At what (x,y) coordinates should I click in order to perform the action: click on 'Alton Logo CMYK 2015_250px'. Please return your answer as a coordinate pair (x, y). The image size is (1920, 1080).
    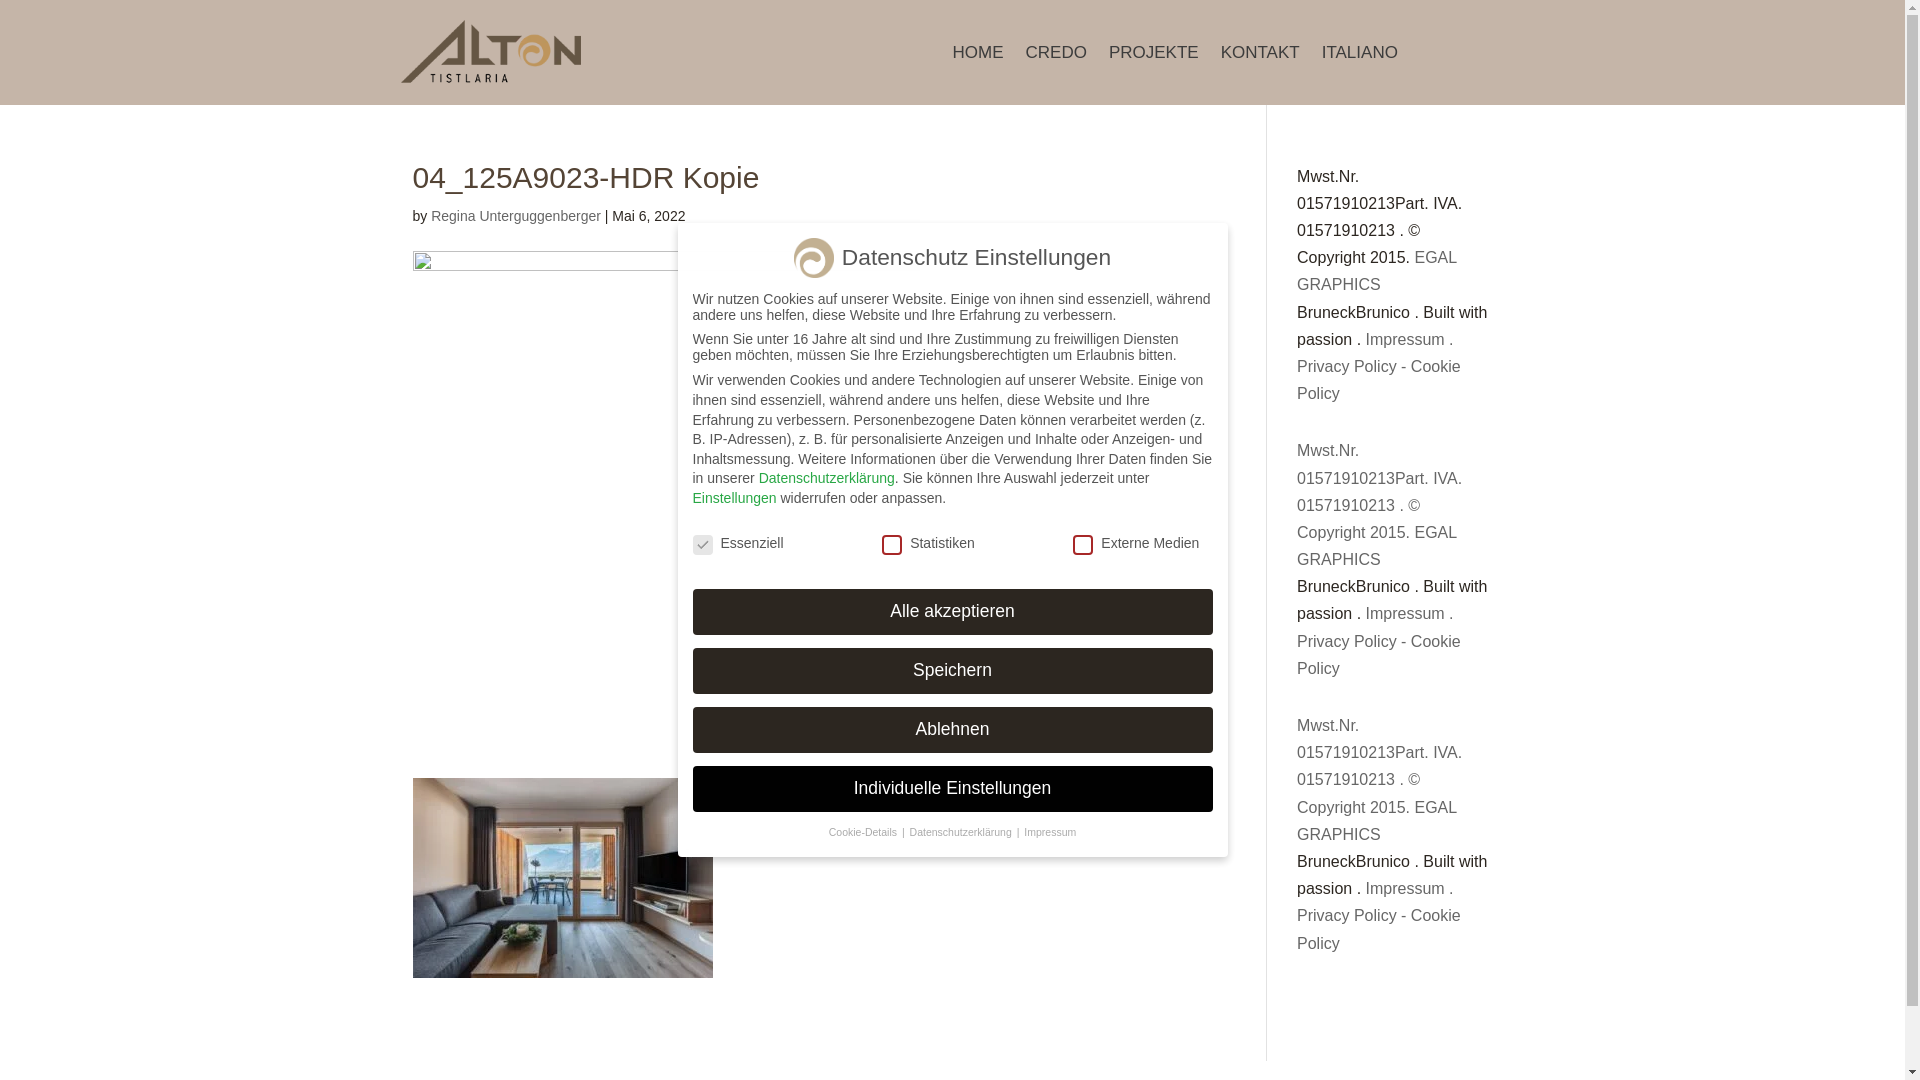
    Looking at the image, I should click on (490, 51).